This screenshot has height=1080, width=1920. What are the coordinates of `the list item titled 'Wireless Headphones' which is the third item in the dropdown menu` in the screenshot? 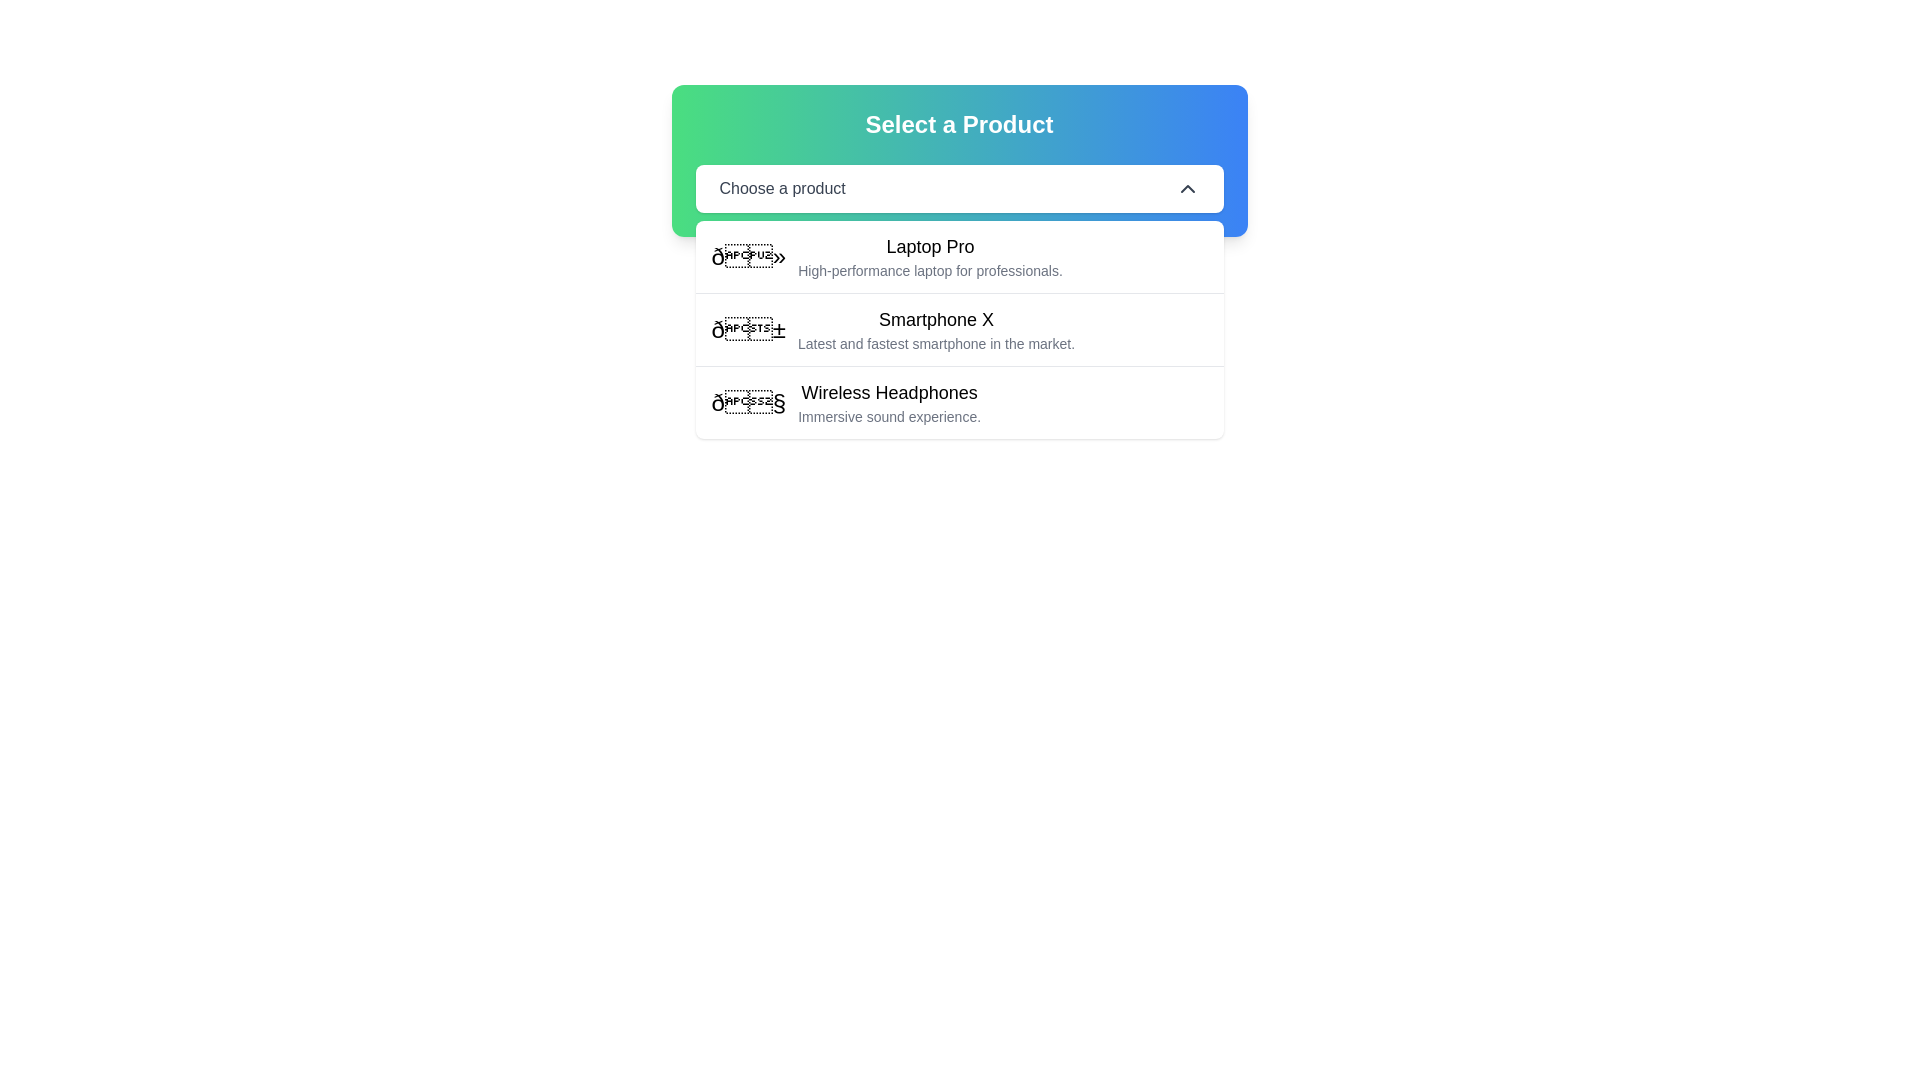 It's located at (958, 402).